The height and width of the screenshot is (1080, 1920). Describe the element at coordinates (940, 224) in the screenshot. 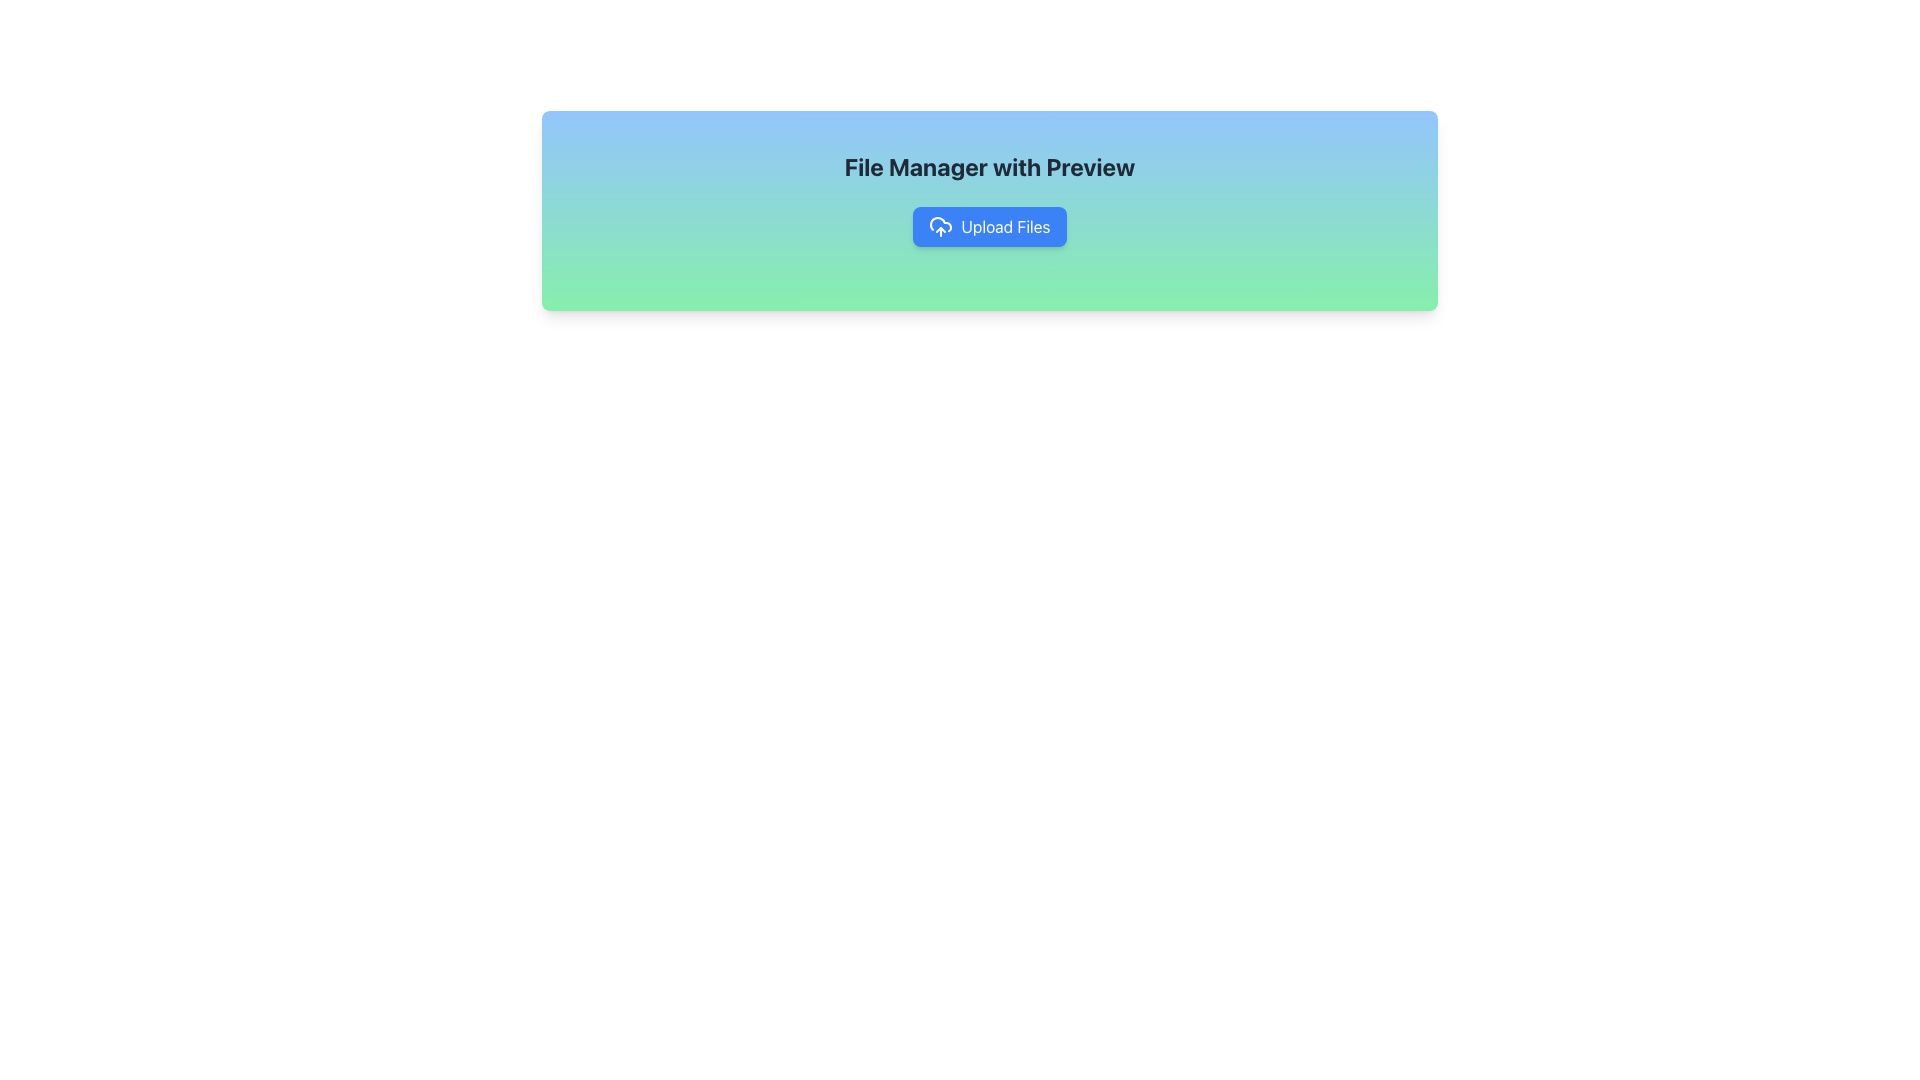

I see `the curved outline of the upper cloud shape in the SVG graphic that is part of the 'Upload Files' button` at that location.